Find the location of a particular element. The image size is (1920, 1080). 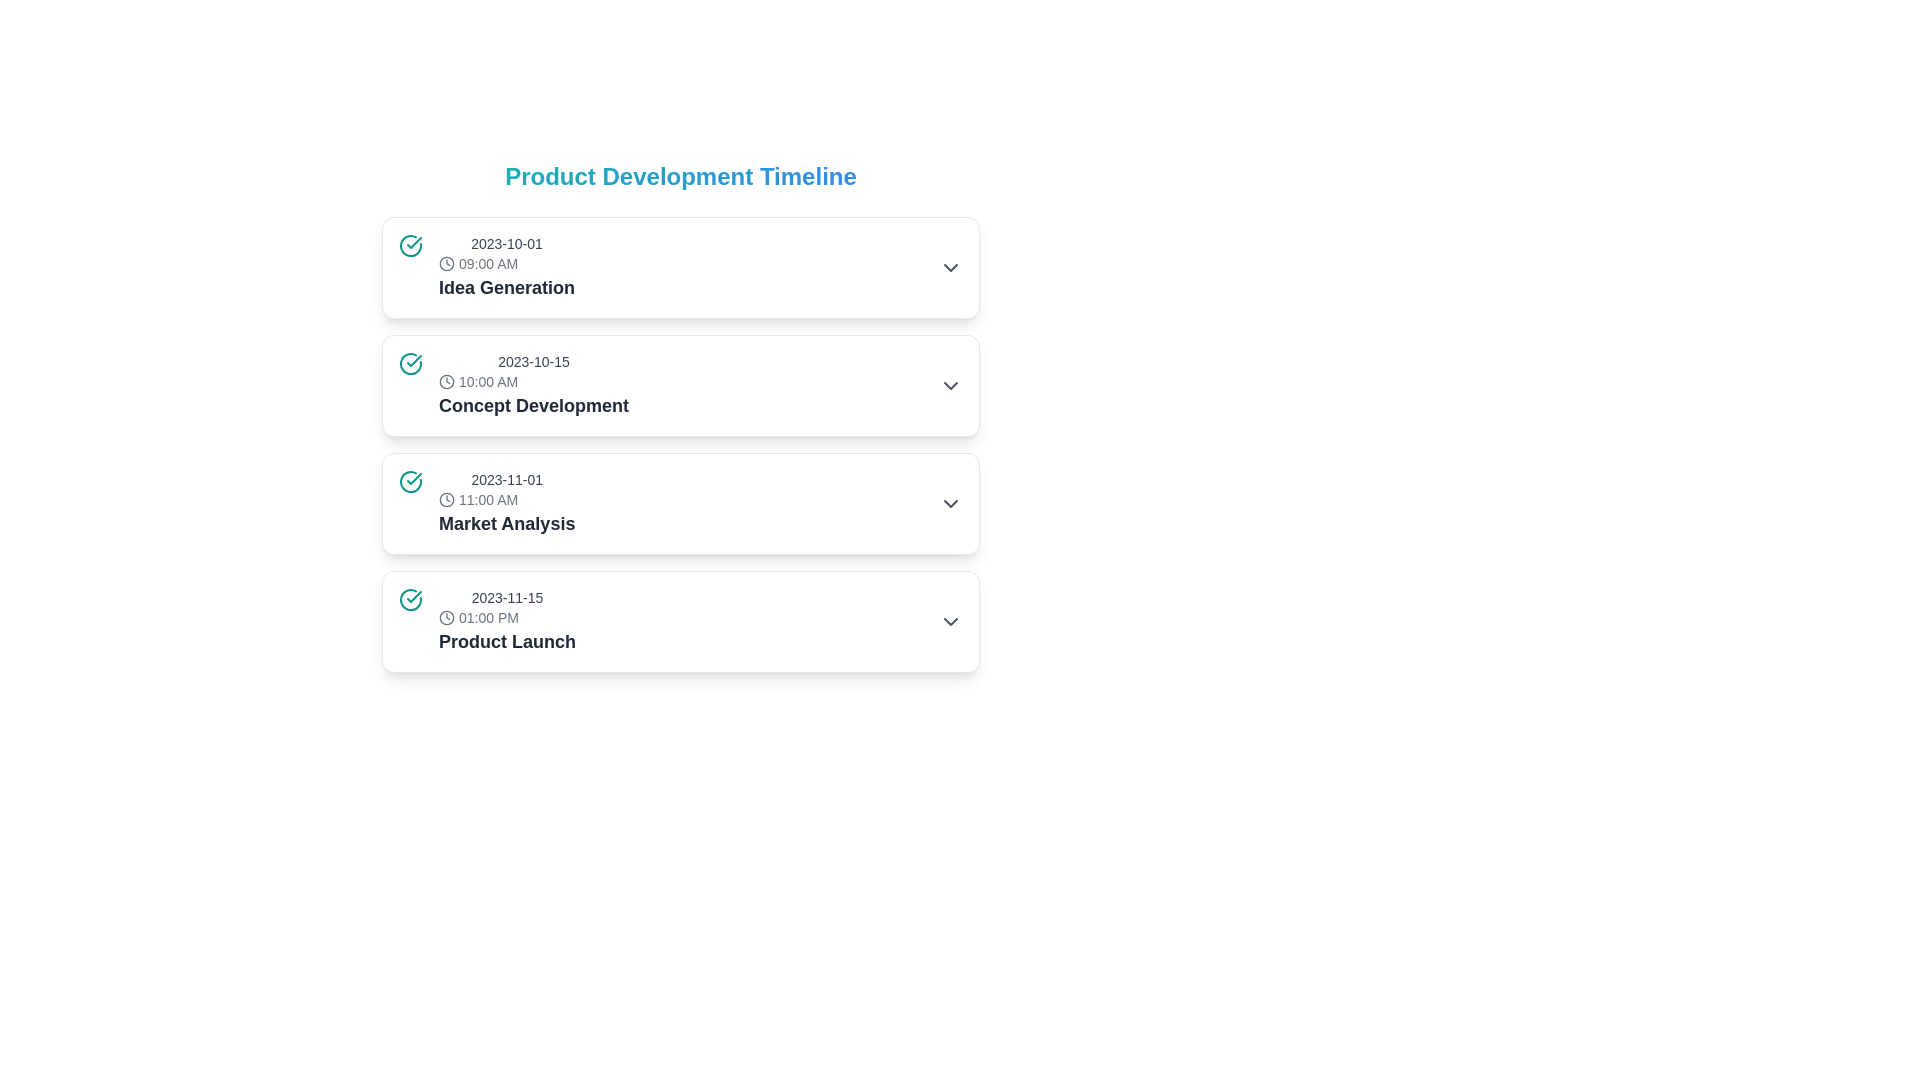

the status conveyed by the completed status icon located at the top left corner of the 'Idea Generation' entry in the timeline is located at coordinates (410, 245).